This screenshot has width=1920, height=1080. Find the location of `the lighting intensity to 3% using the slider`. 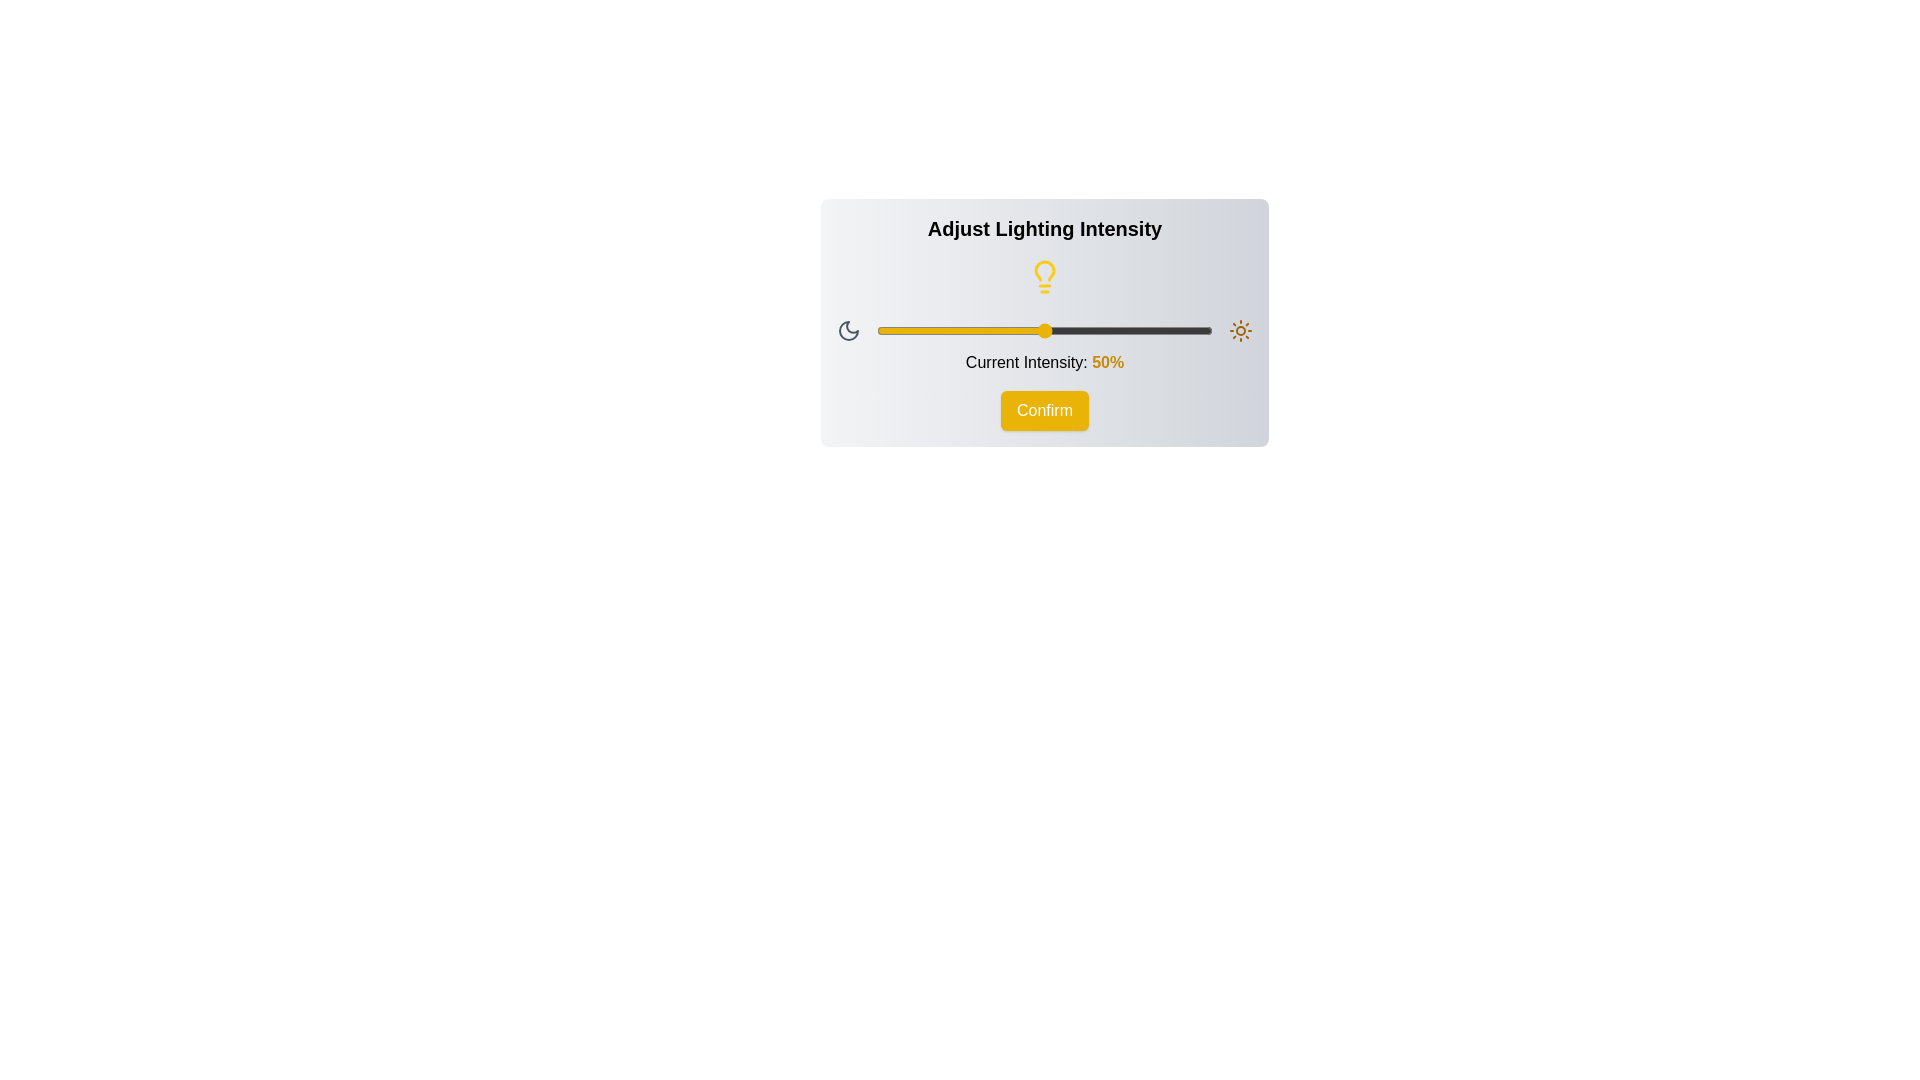

the lighting intensity to 3% using the slider is located at coordinates (886, 330).